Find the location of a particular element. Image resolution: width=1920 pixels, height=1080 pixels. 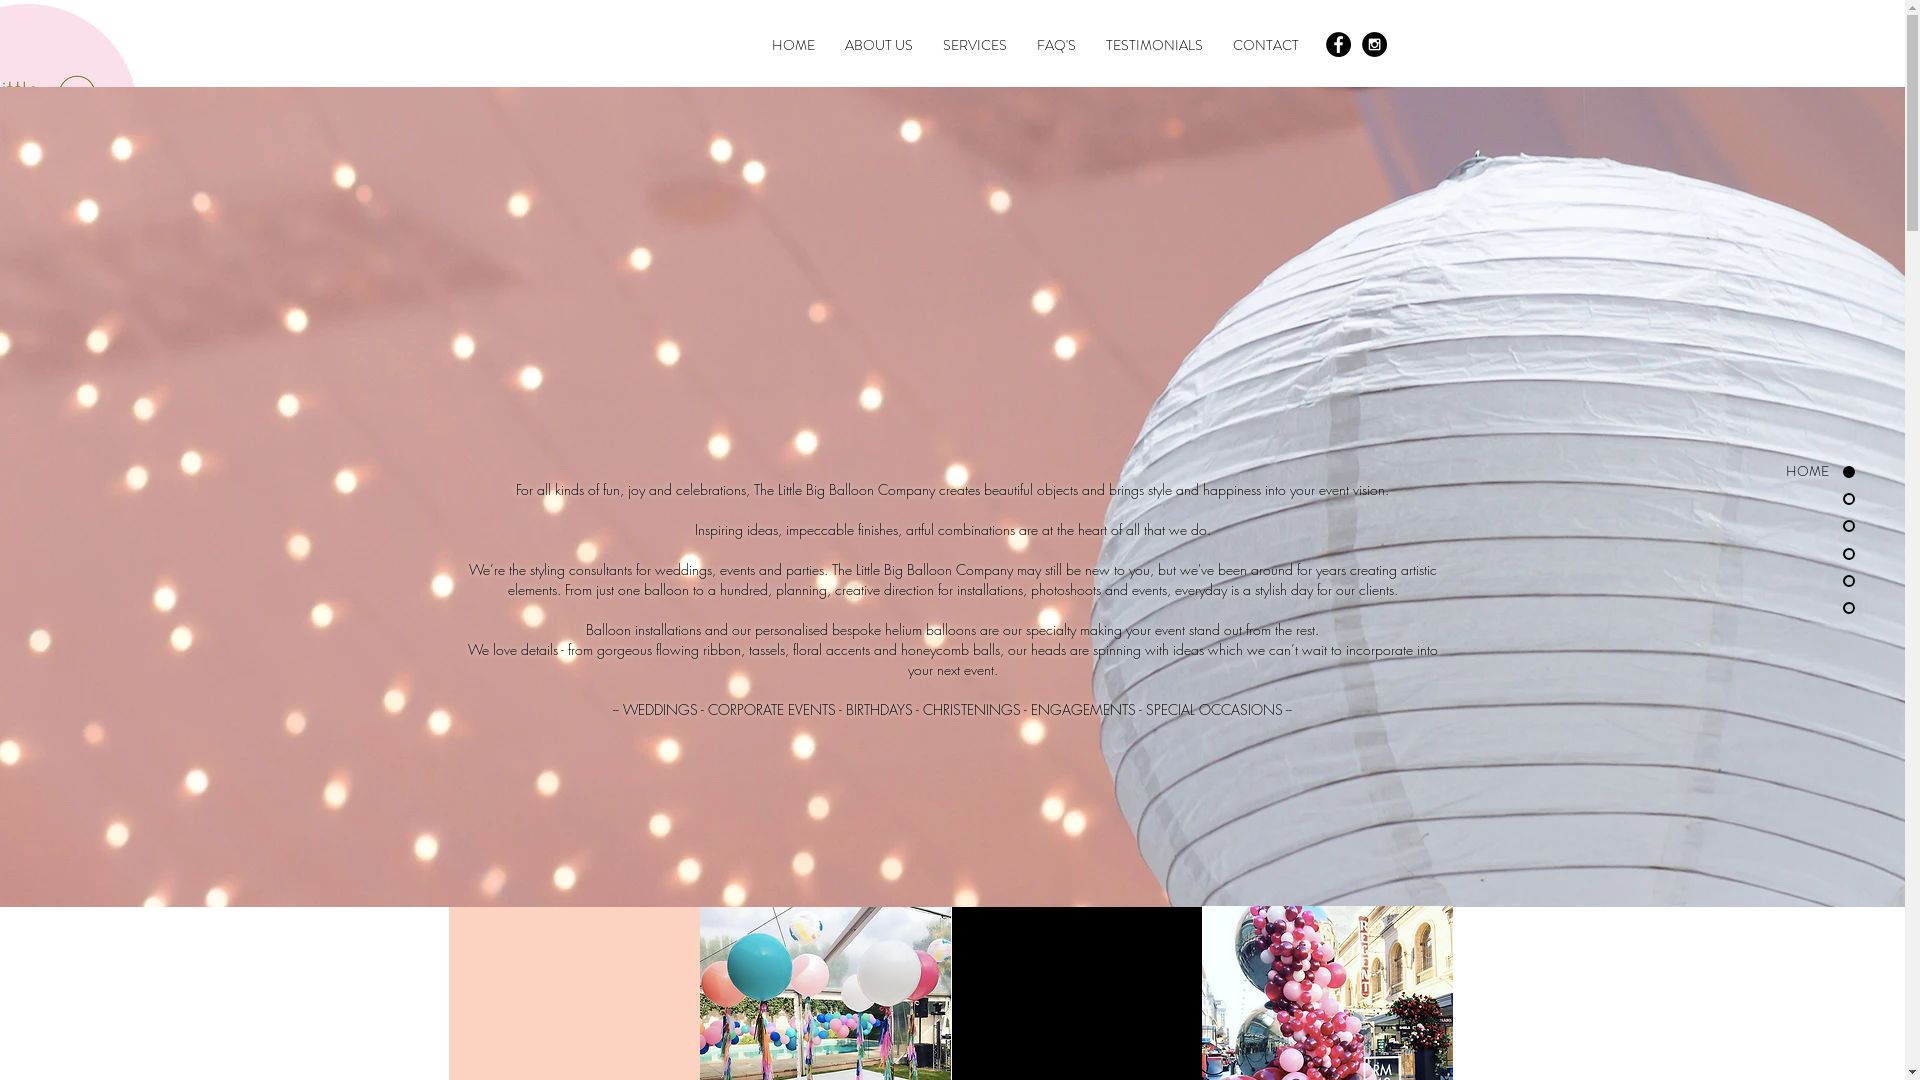

'HOME' is located at coordinates (791, 45).